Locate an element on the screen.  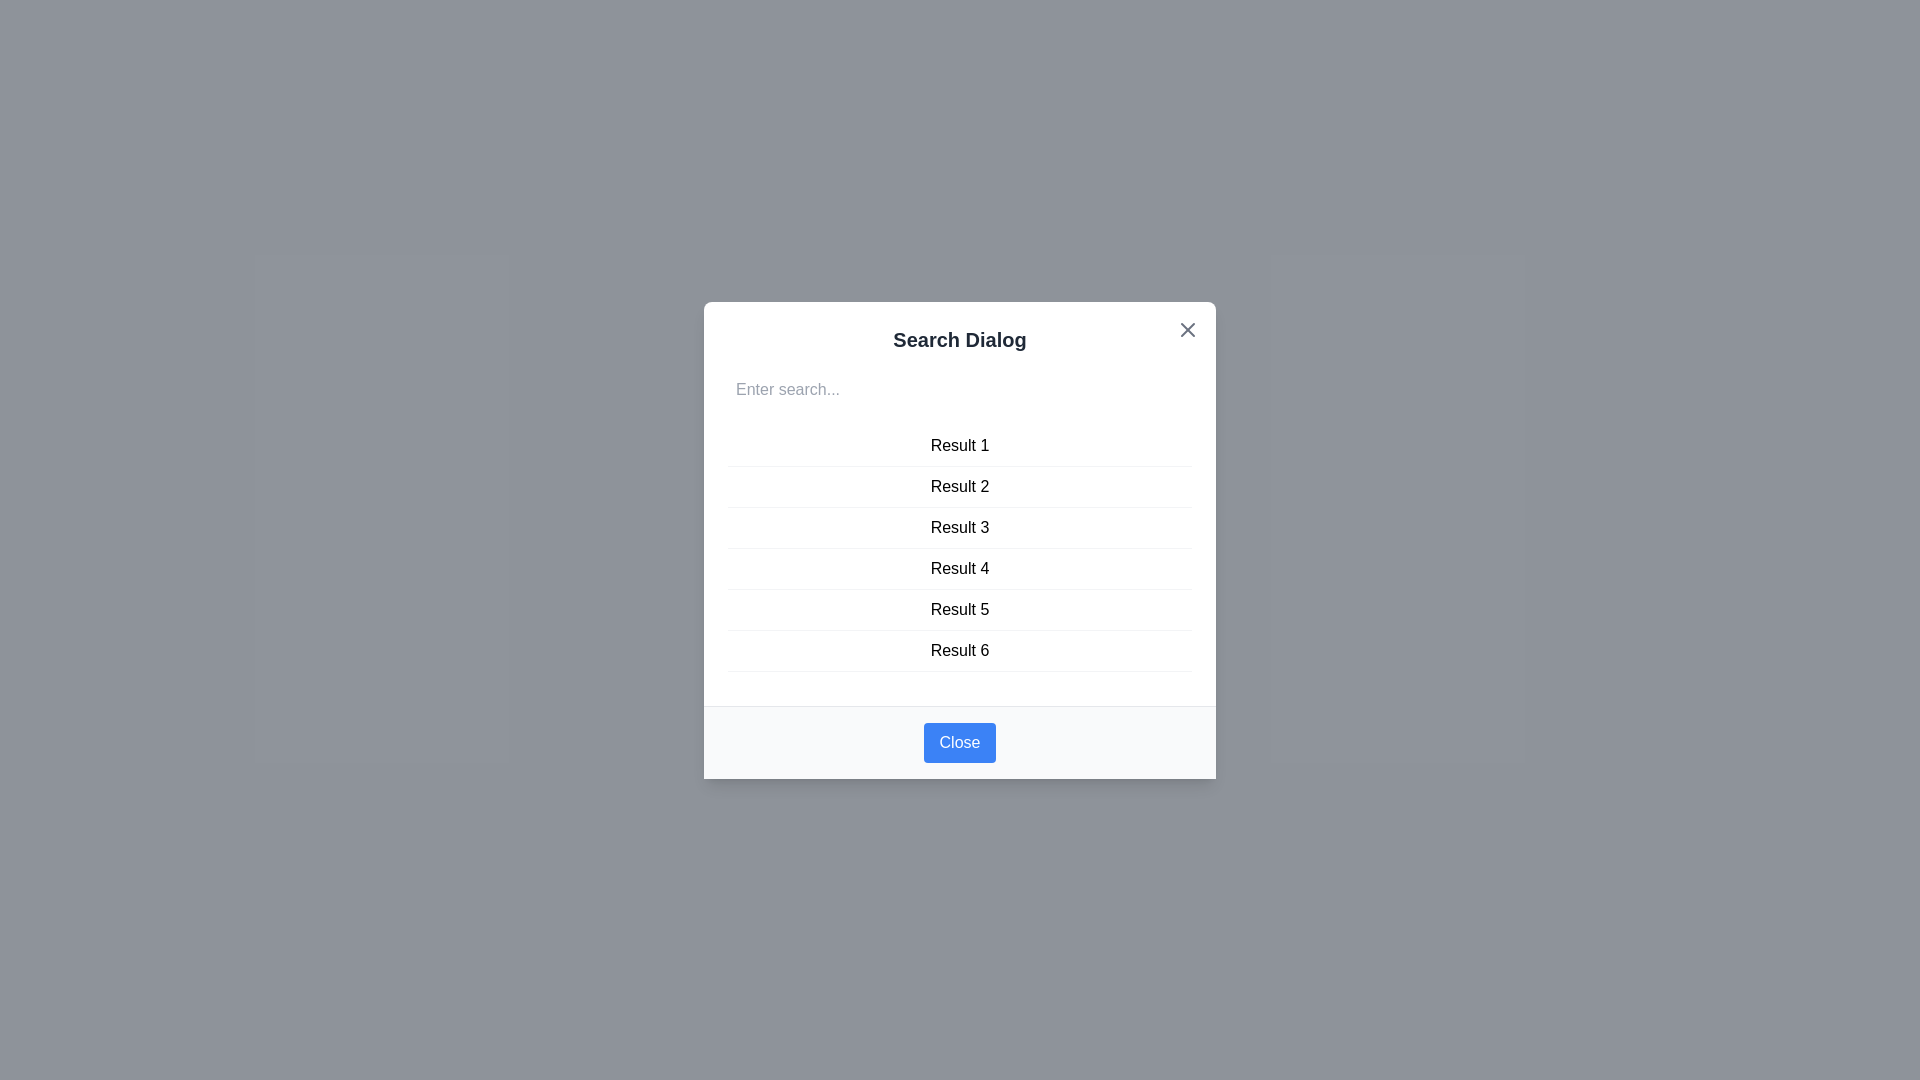
close button at the bottom of the dialog is located at coordinates (960, 742).